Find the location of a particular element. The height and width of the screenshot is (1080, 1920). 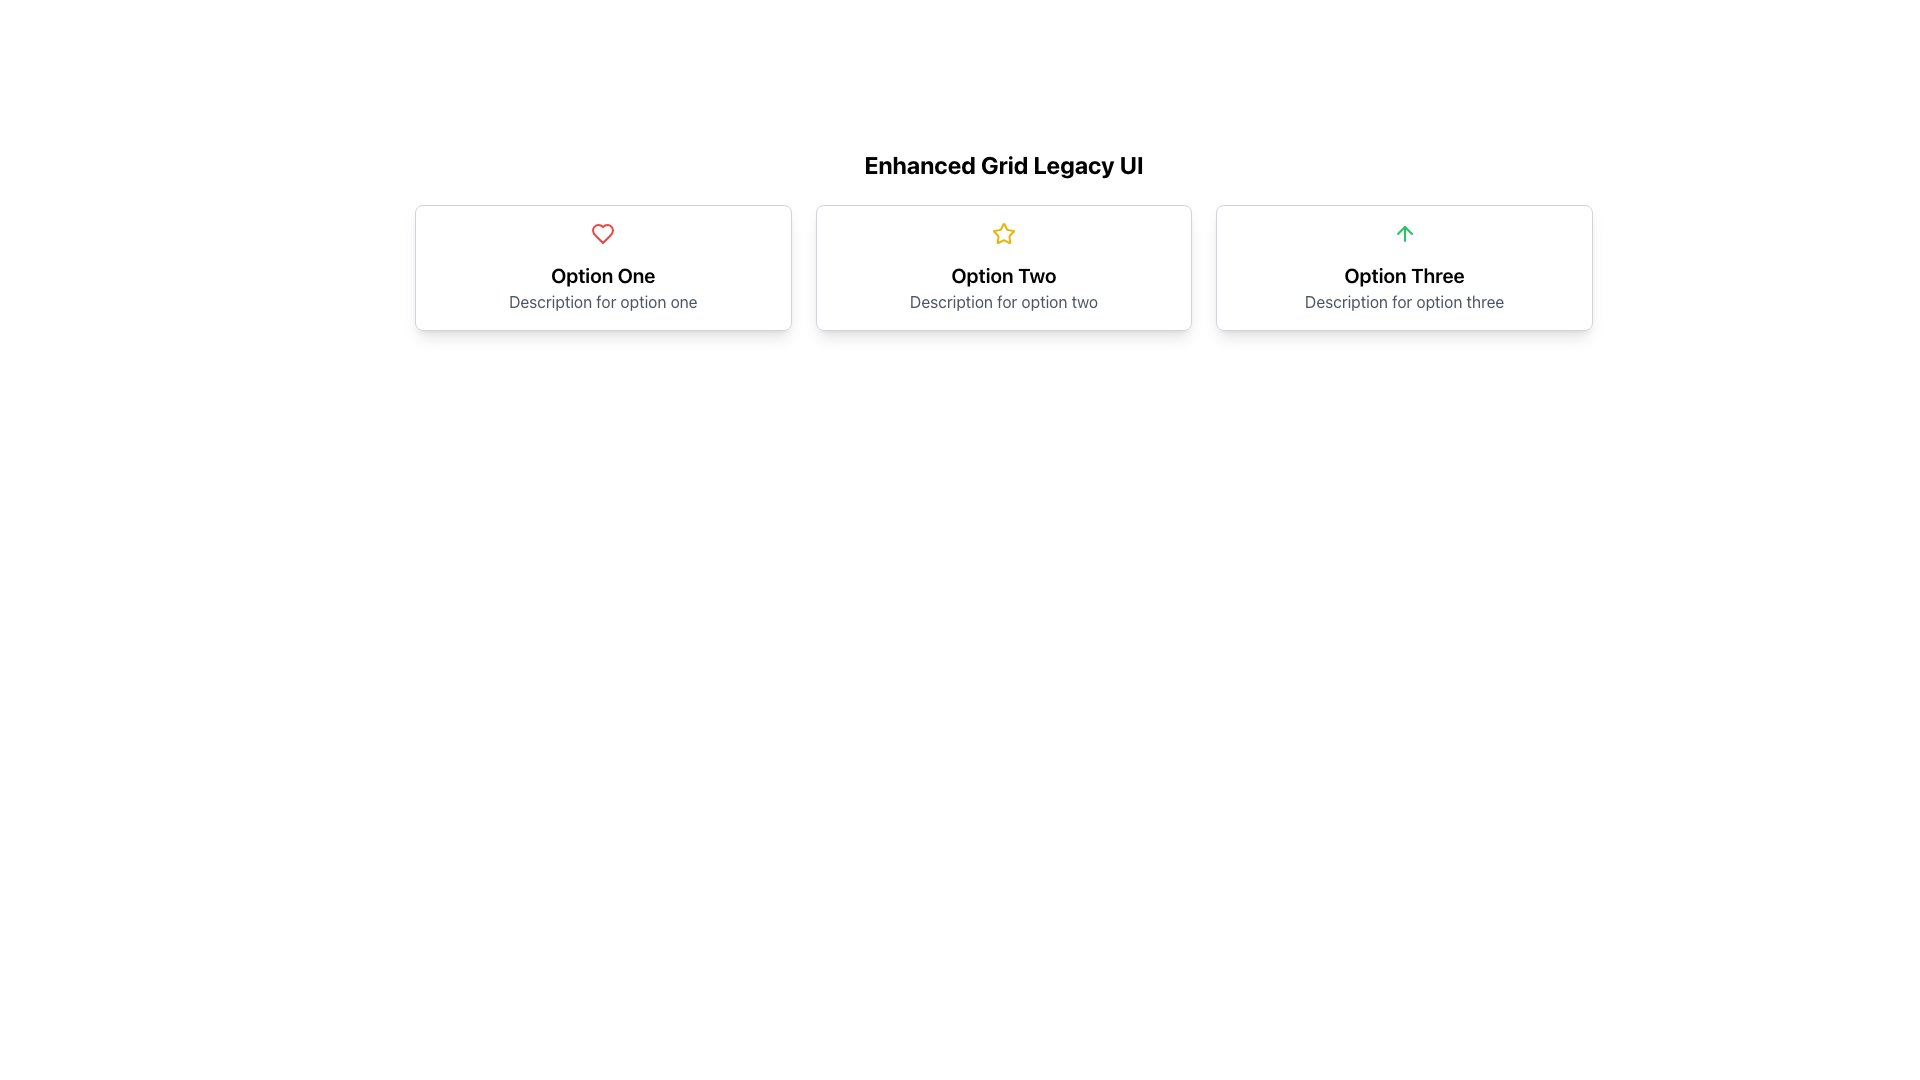

the heart icon located within the 'Option One' card, which is directly above the text 'Option One' and 'Description for option one.' is located at coordinates (602, 233).